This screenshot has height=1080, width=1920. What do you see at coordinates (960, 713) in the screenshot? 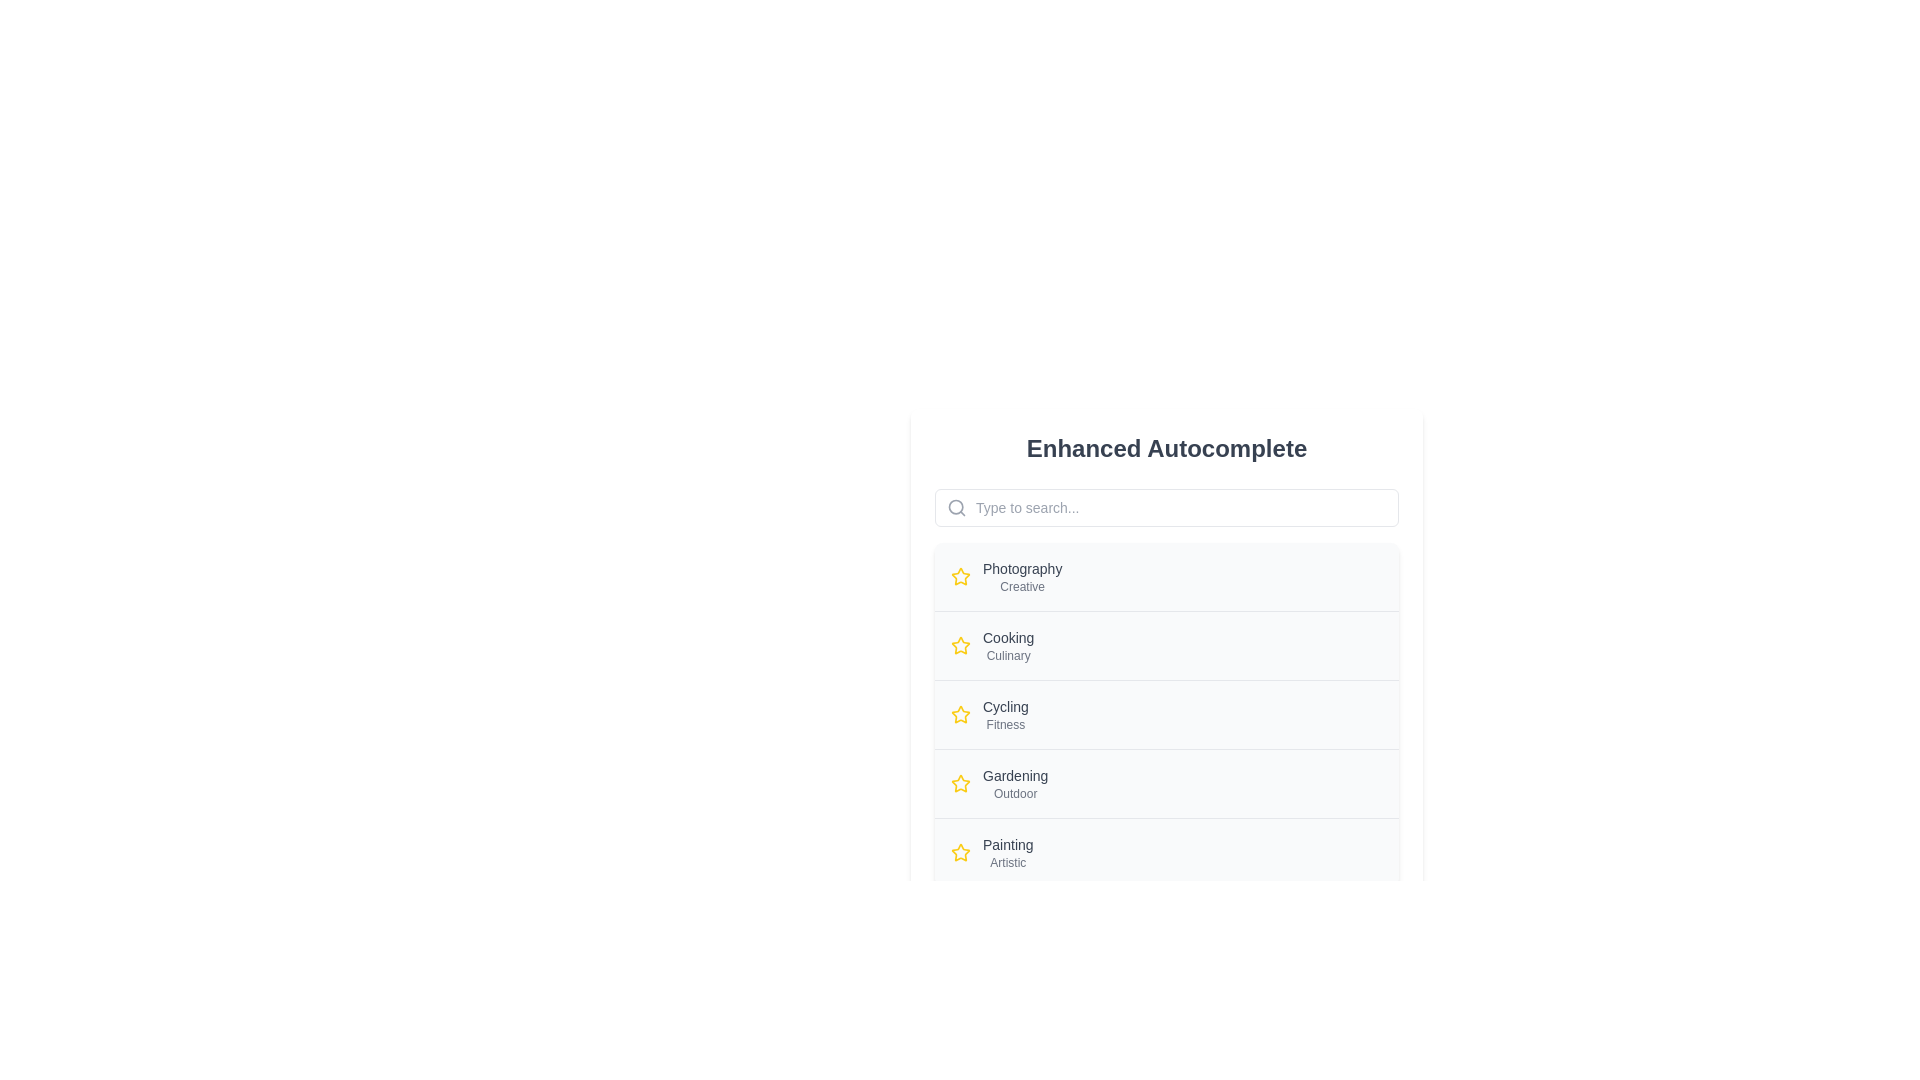
I see `the yellow star icon located to the left of the 'Cycling' label and its subtitle in the third row of the vertical list to interact with the associated item` at bounding box center [960, 713].